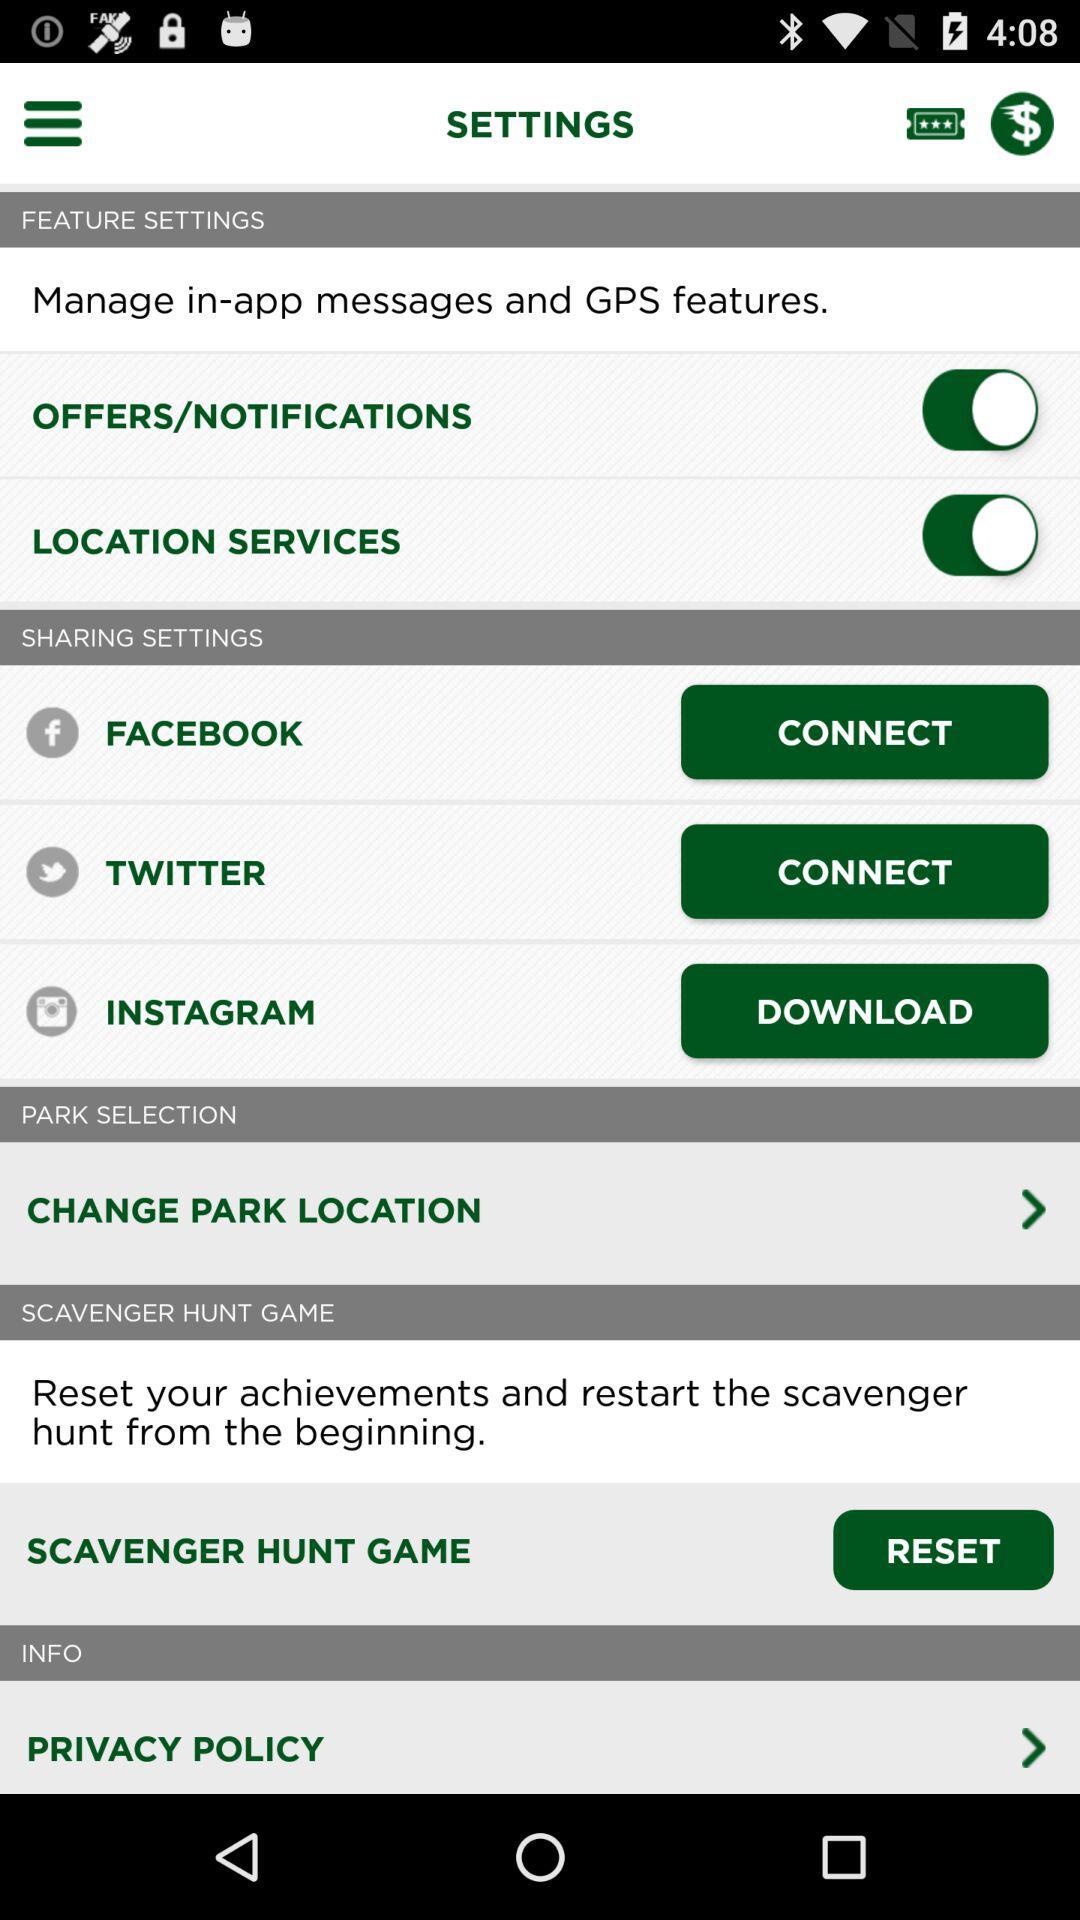 The image size is (1080, 1920). Describe the element at coordinates (947, 122) in the screenshot. I see `tickets` at that location.